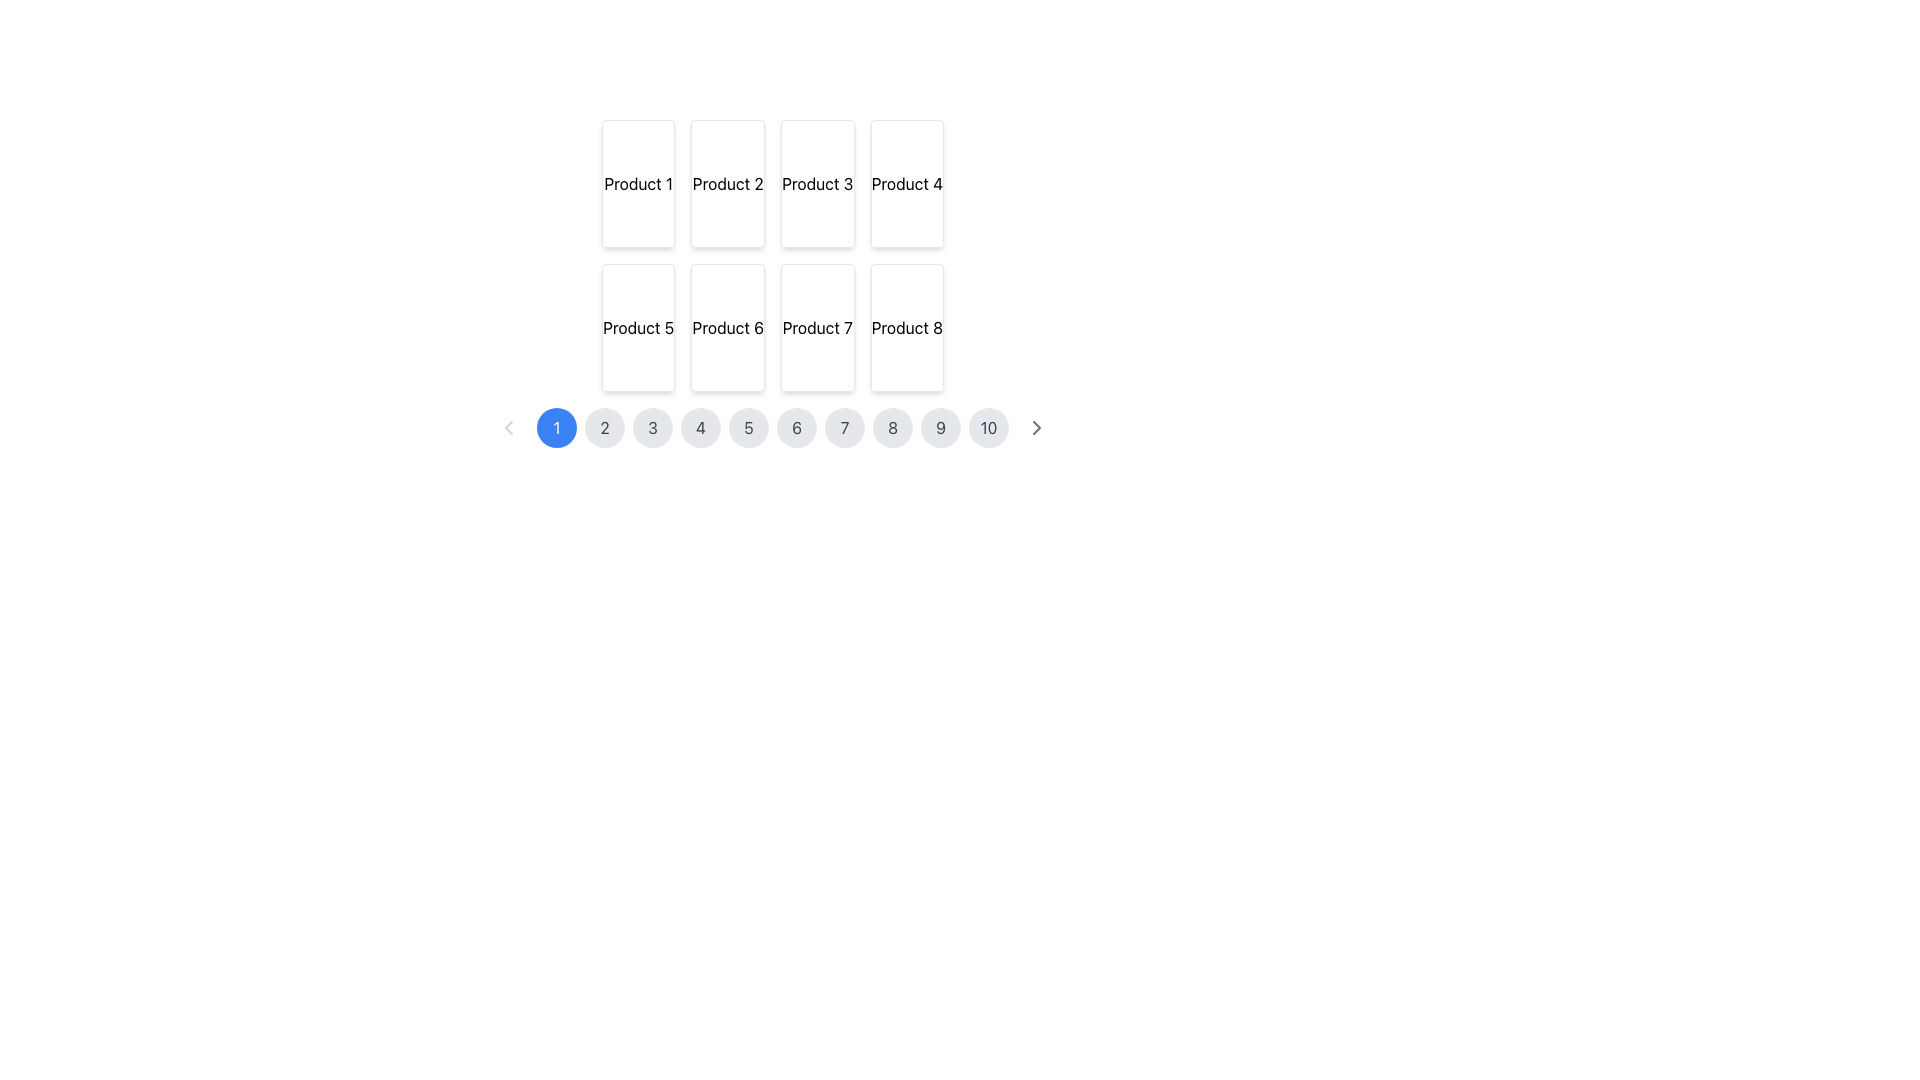 The height and width of the screenshot is (1080, 1920). I want to click on the small circular button with a rightward-facing chevron icon, located at the far right of the pagination control bar, so click(1036, 427).